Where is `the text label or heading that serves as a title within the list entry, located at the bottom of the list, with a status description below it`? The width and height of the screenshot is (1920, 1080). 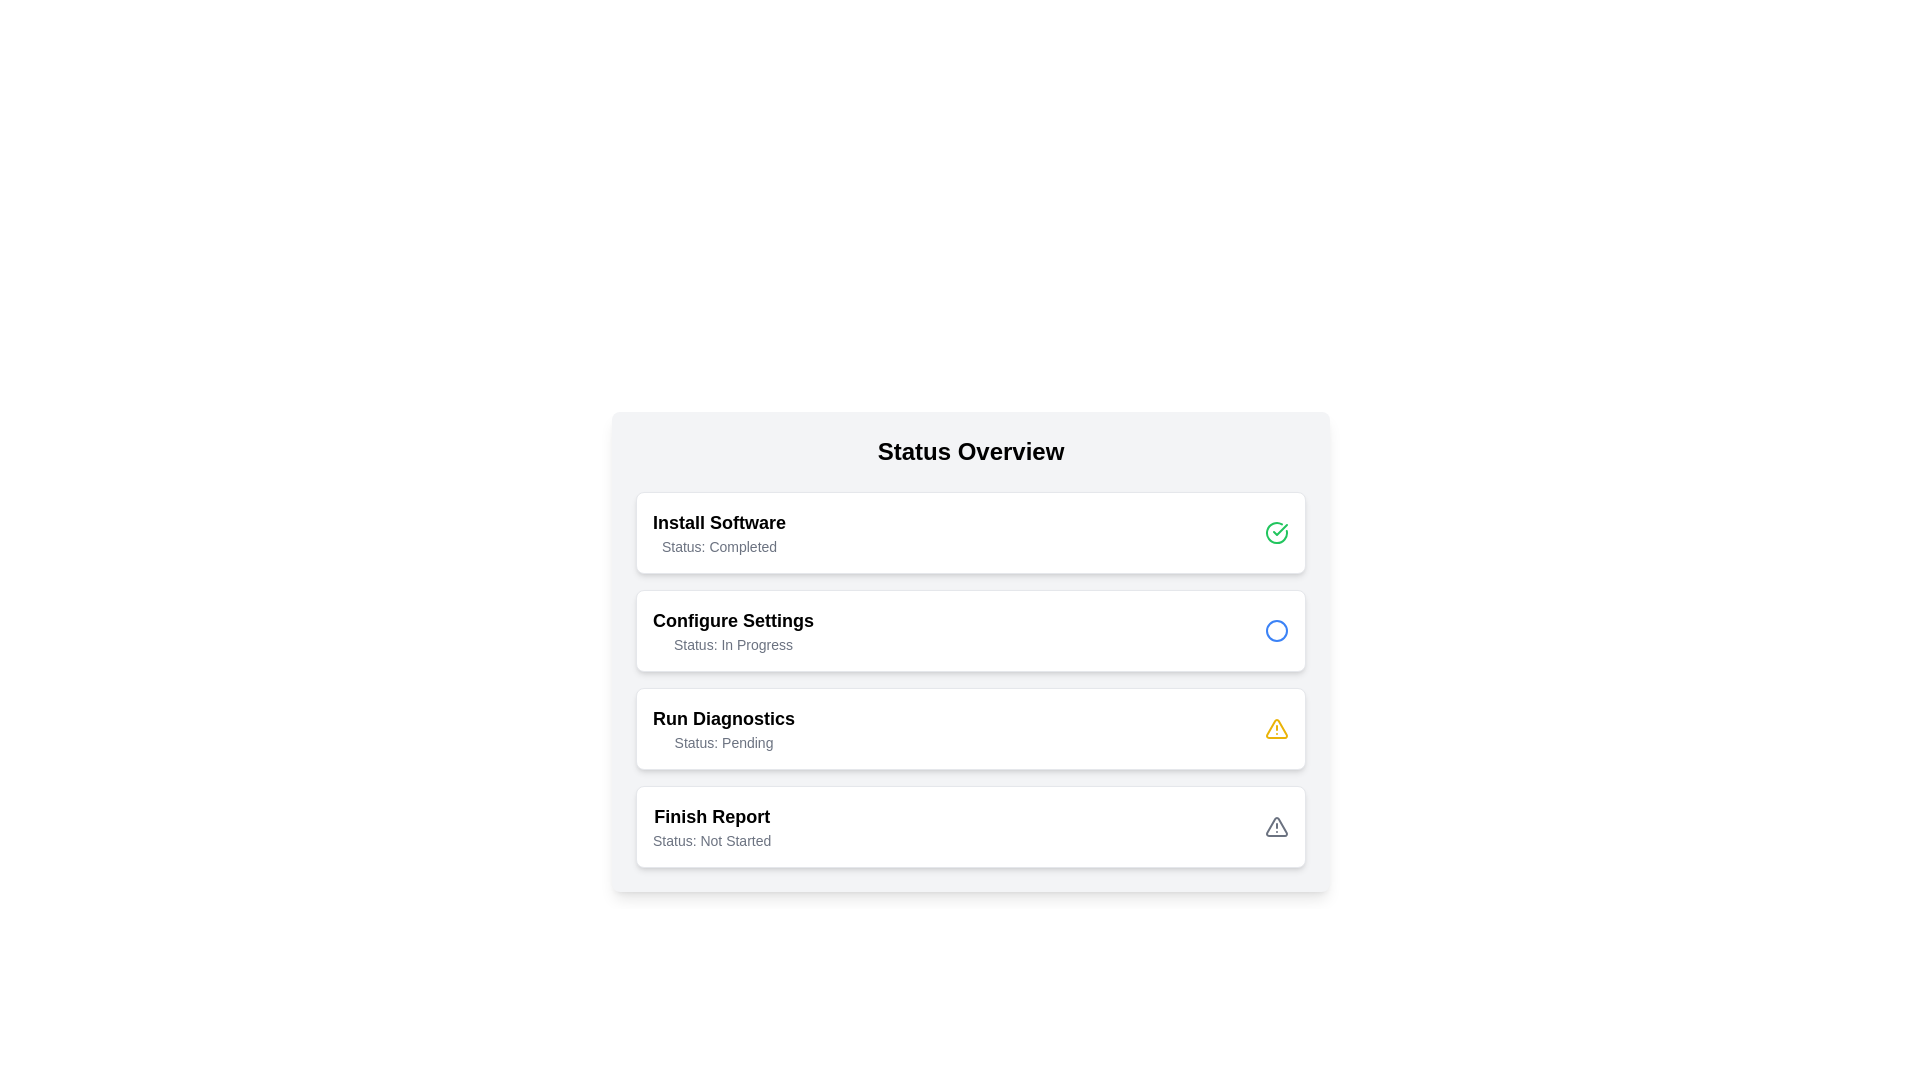
the text label or heading that serves as a title within the list entry, located at the bottom of the list, with a status description below it is located at coordinates (712, 817).